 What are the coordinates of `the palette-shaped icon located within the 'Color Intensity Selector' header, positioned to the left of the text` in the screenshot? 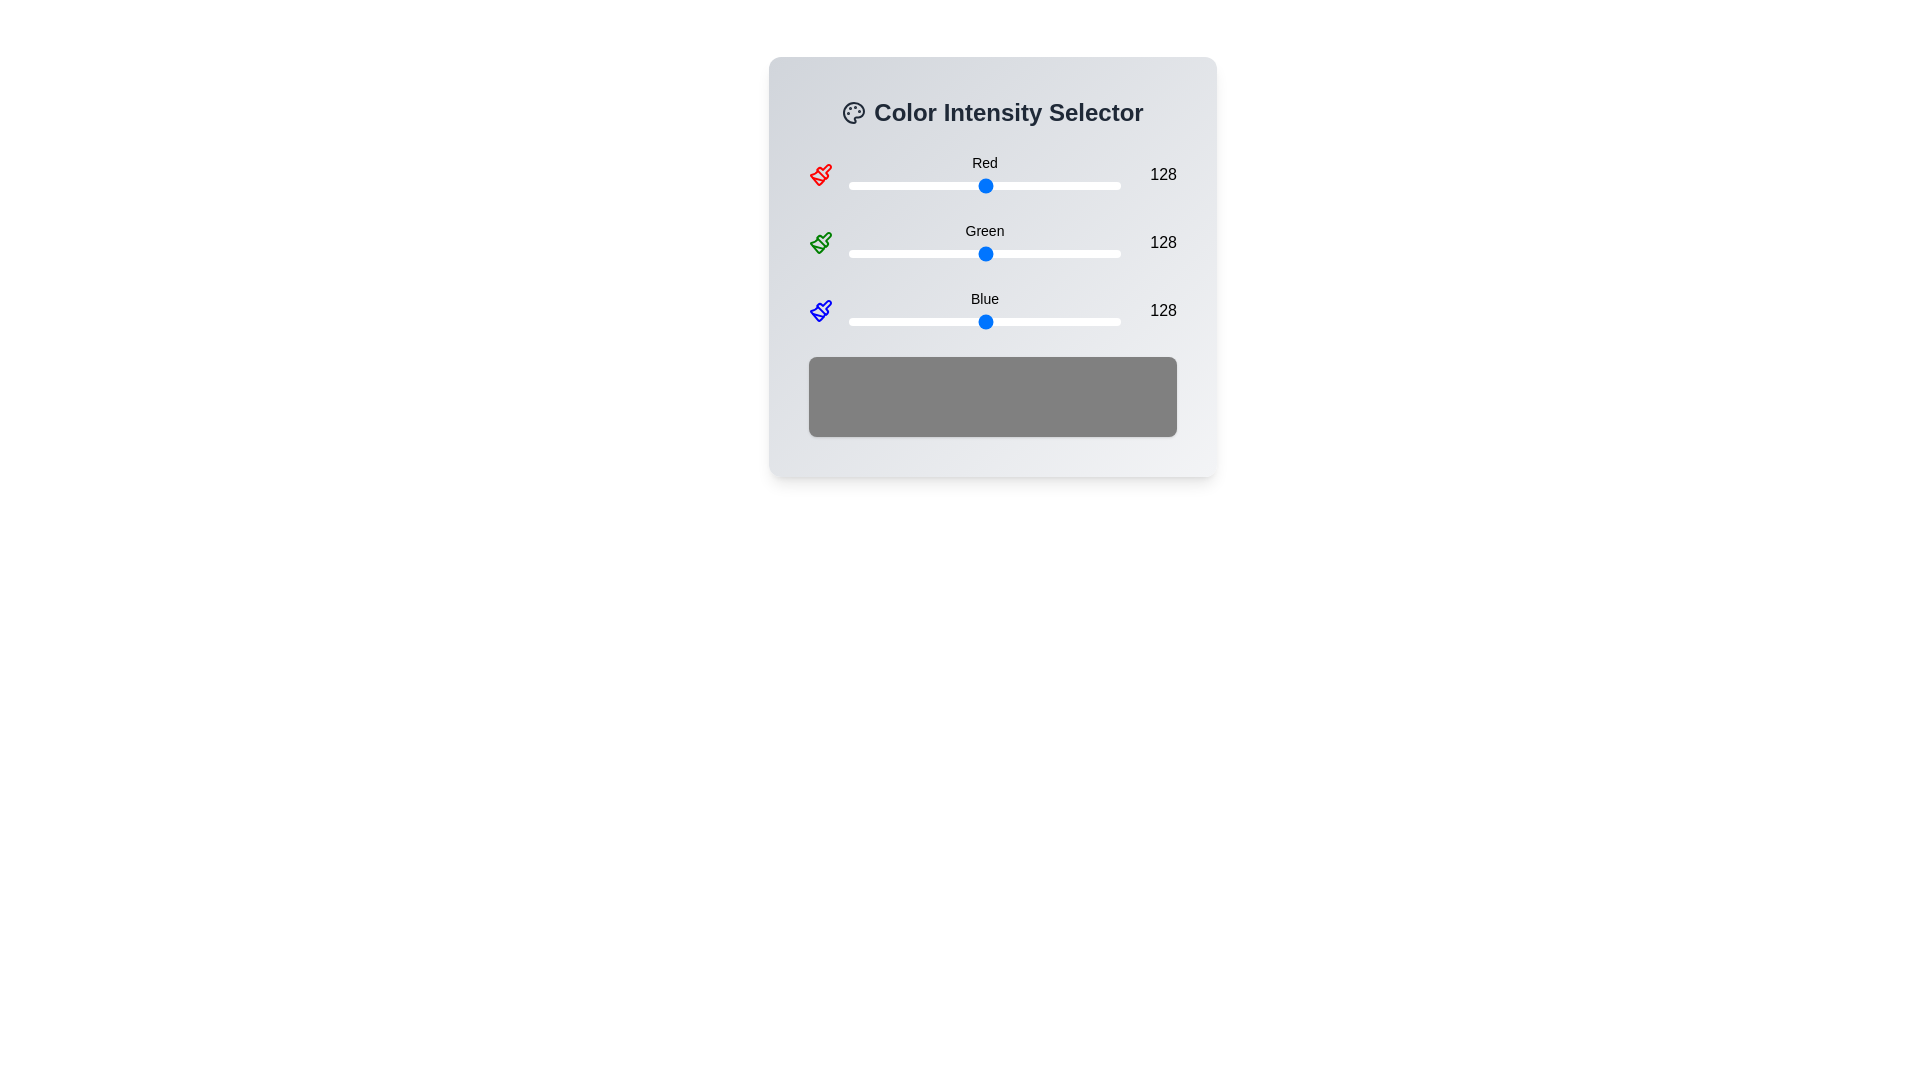 It's located at (854, 112).